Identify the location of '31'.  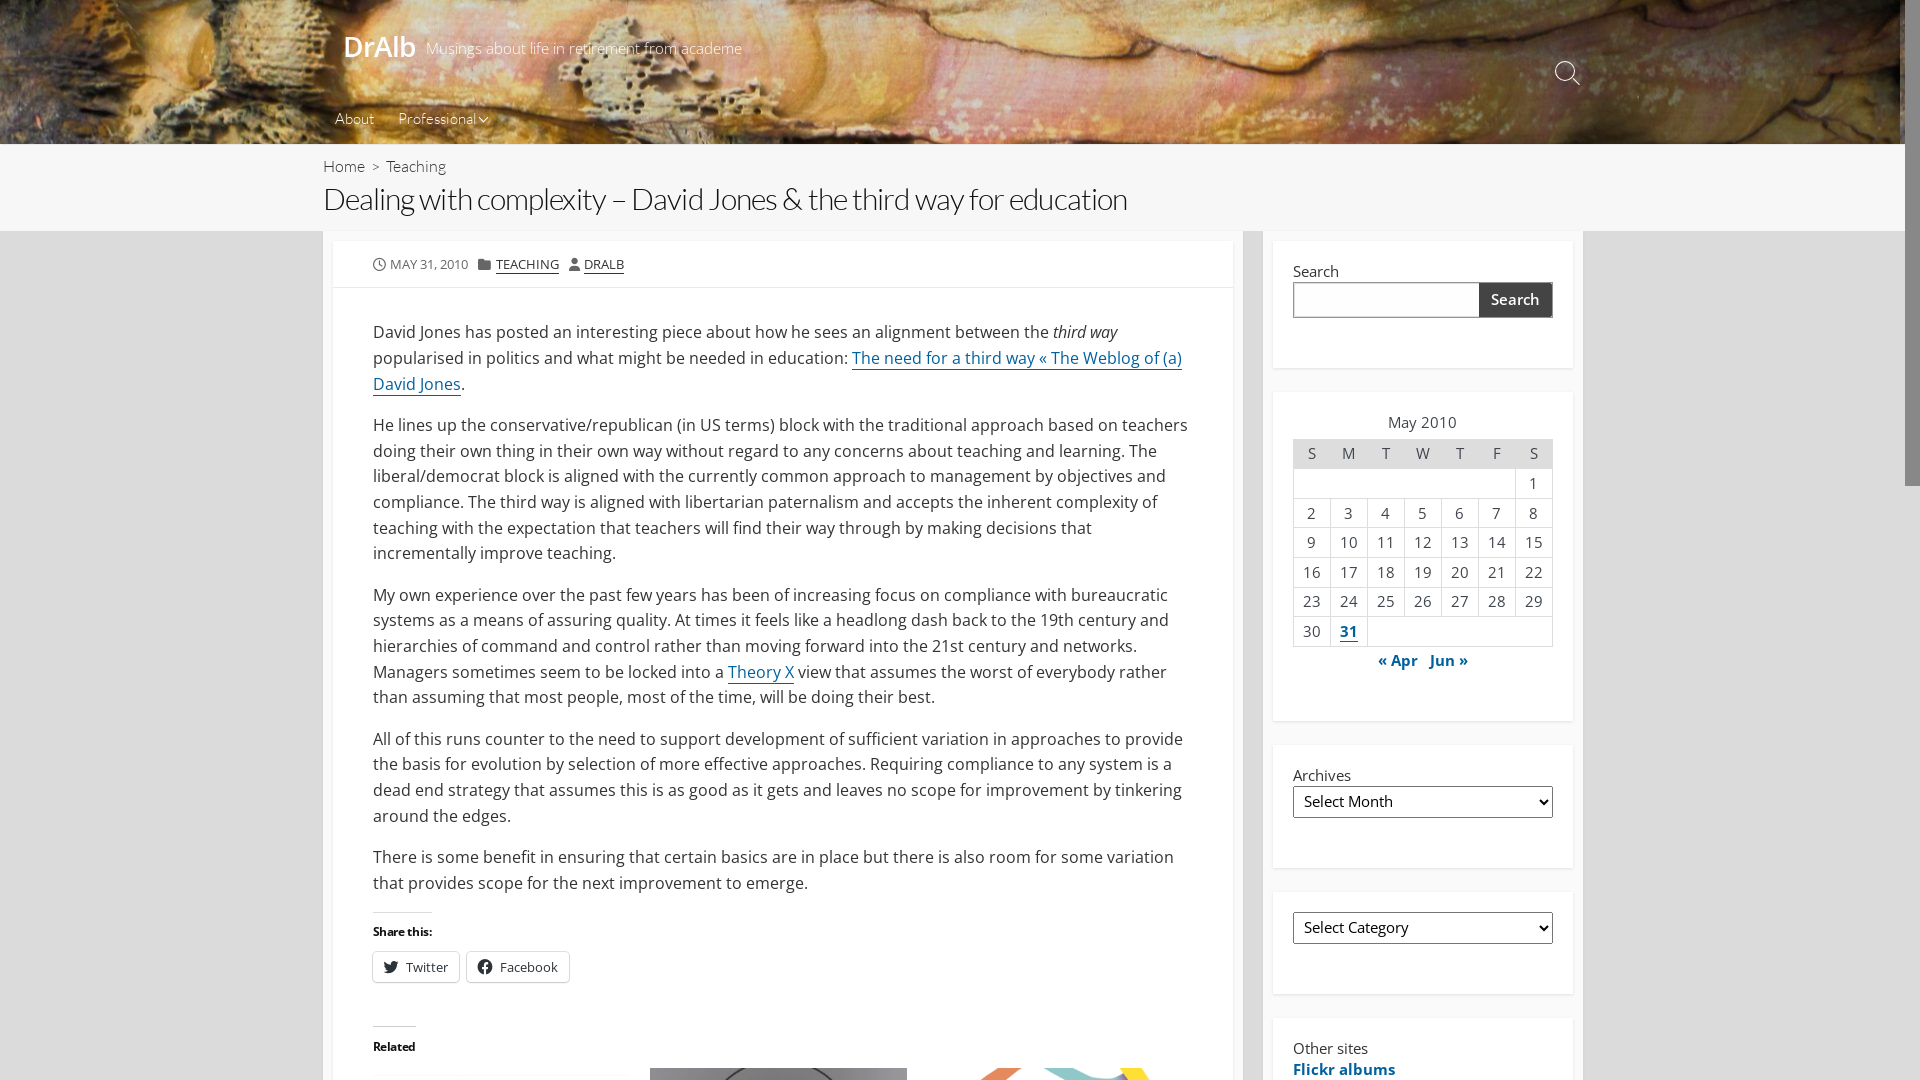
(1348, 631).